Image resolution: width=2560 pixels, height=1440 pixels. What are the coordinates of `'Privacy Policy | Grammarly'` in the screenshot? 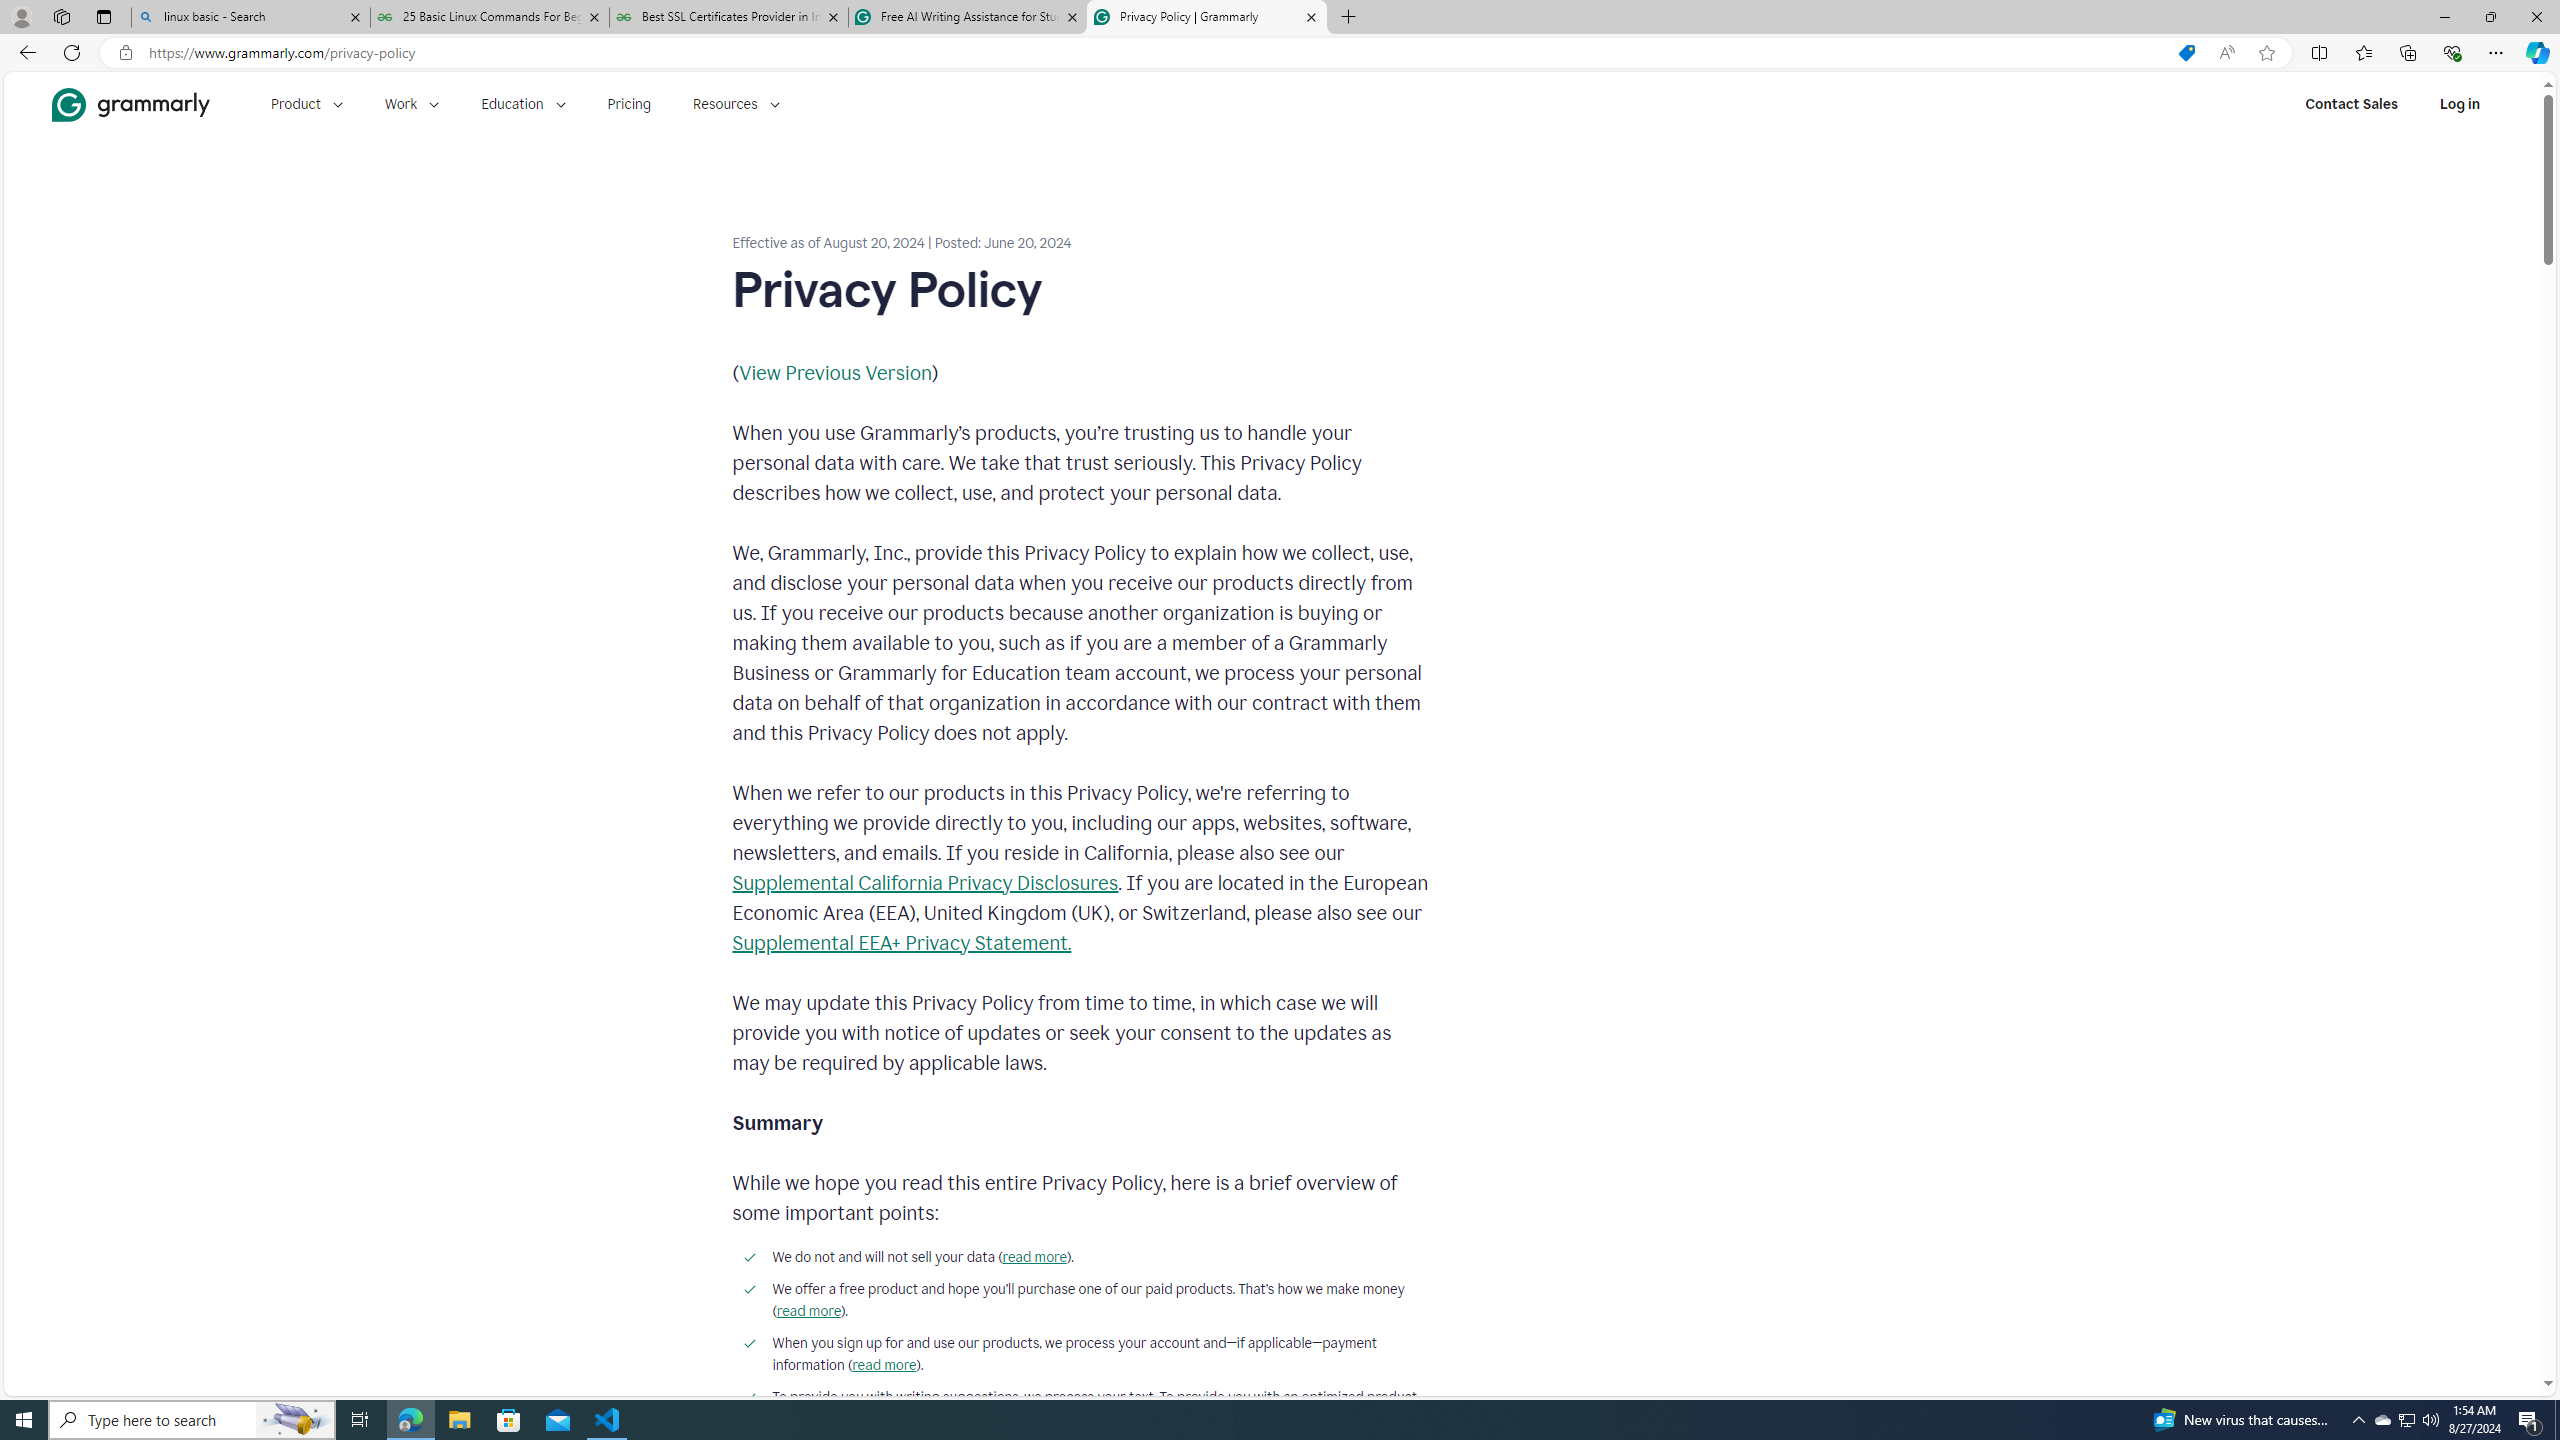 It's located at (1204, 16).